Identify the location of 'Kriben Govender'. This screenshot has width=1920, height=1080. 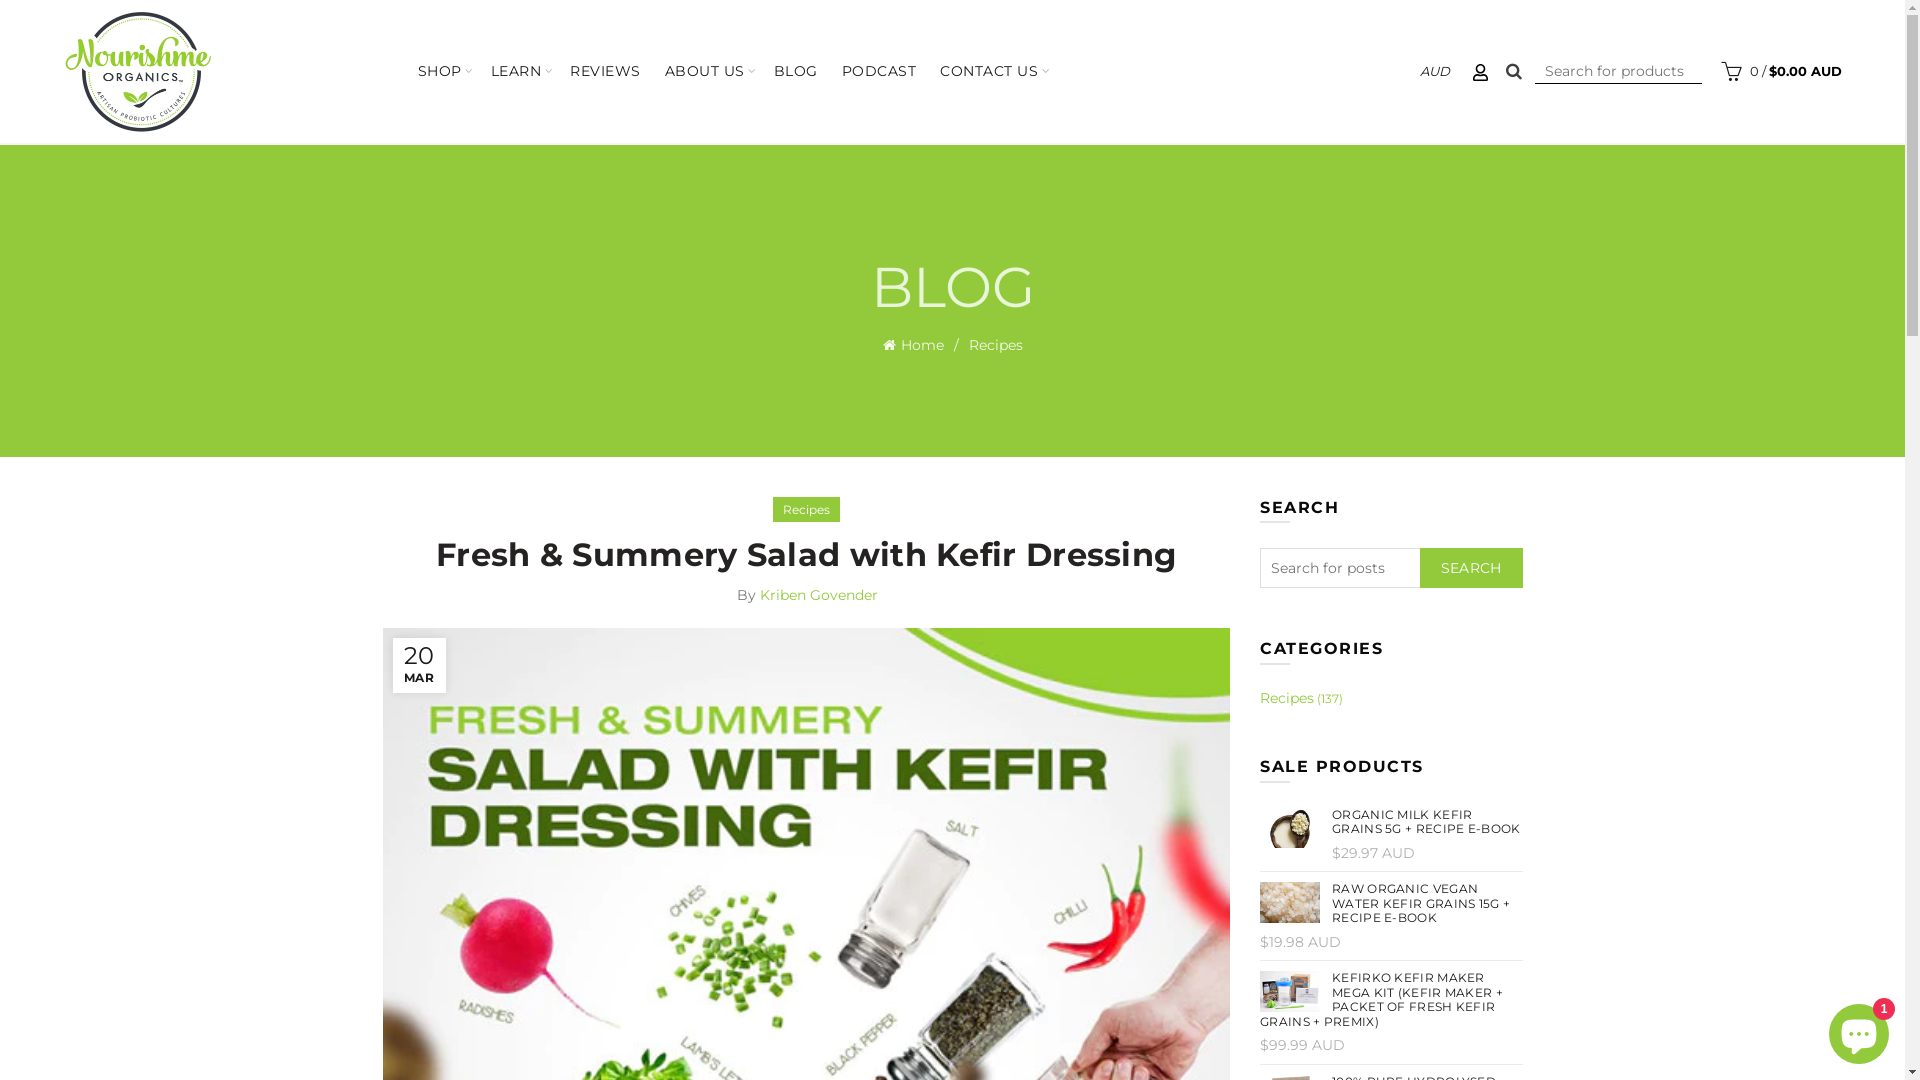
(819, 593).